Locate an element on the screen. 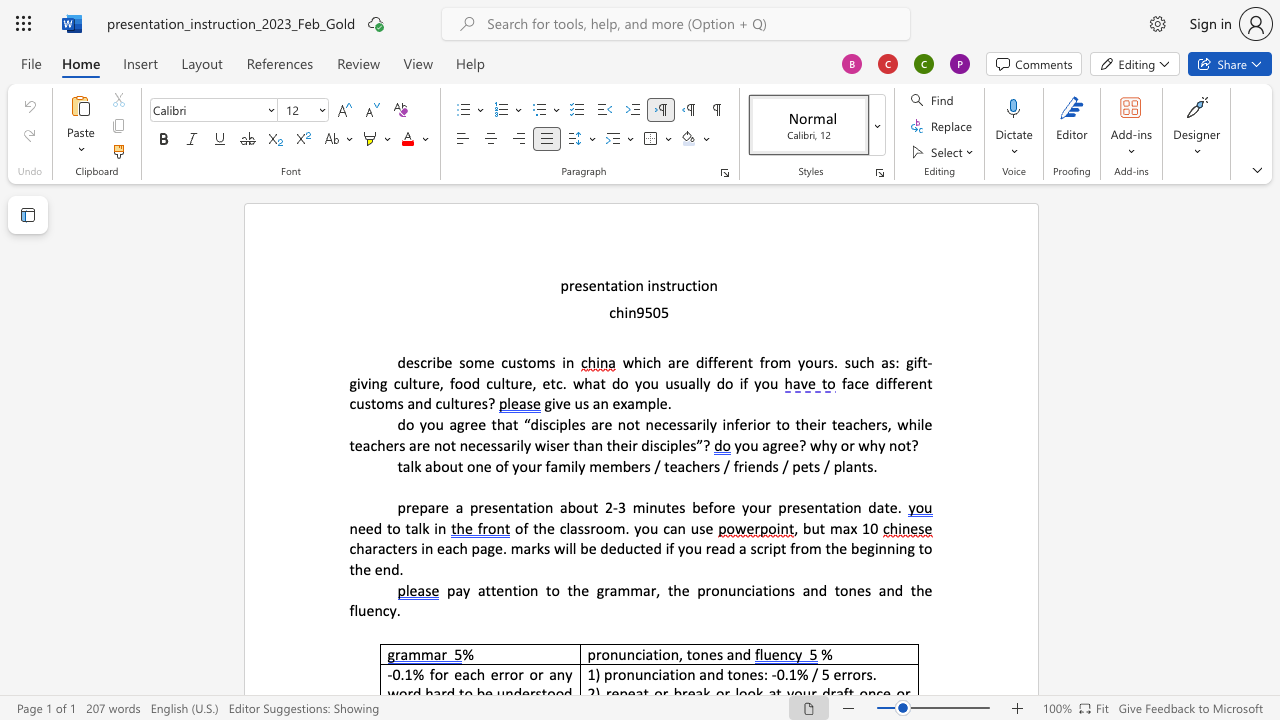  the space between the continuous character "m" and "a" in the text is located at coordinates (841, 527).